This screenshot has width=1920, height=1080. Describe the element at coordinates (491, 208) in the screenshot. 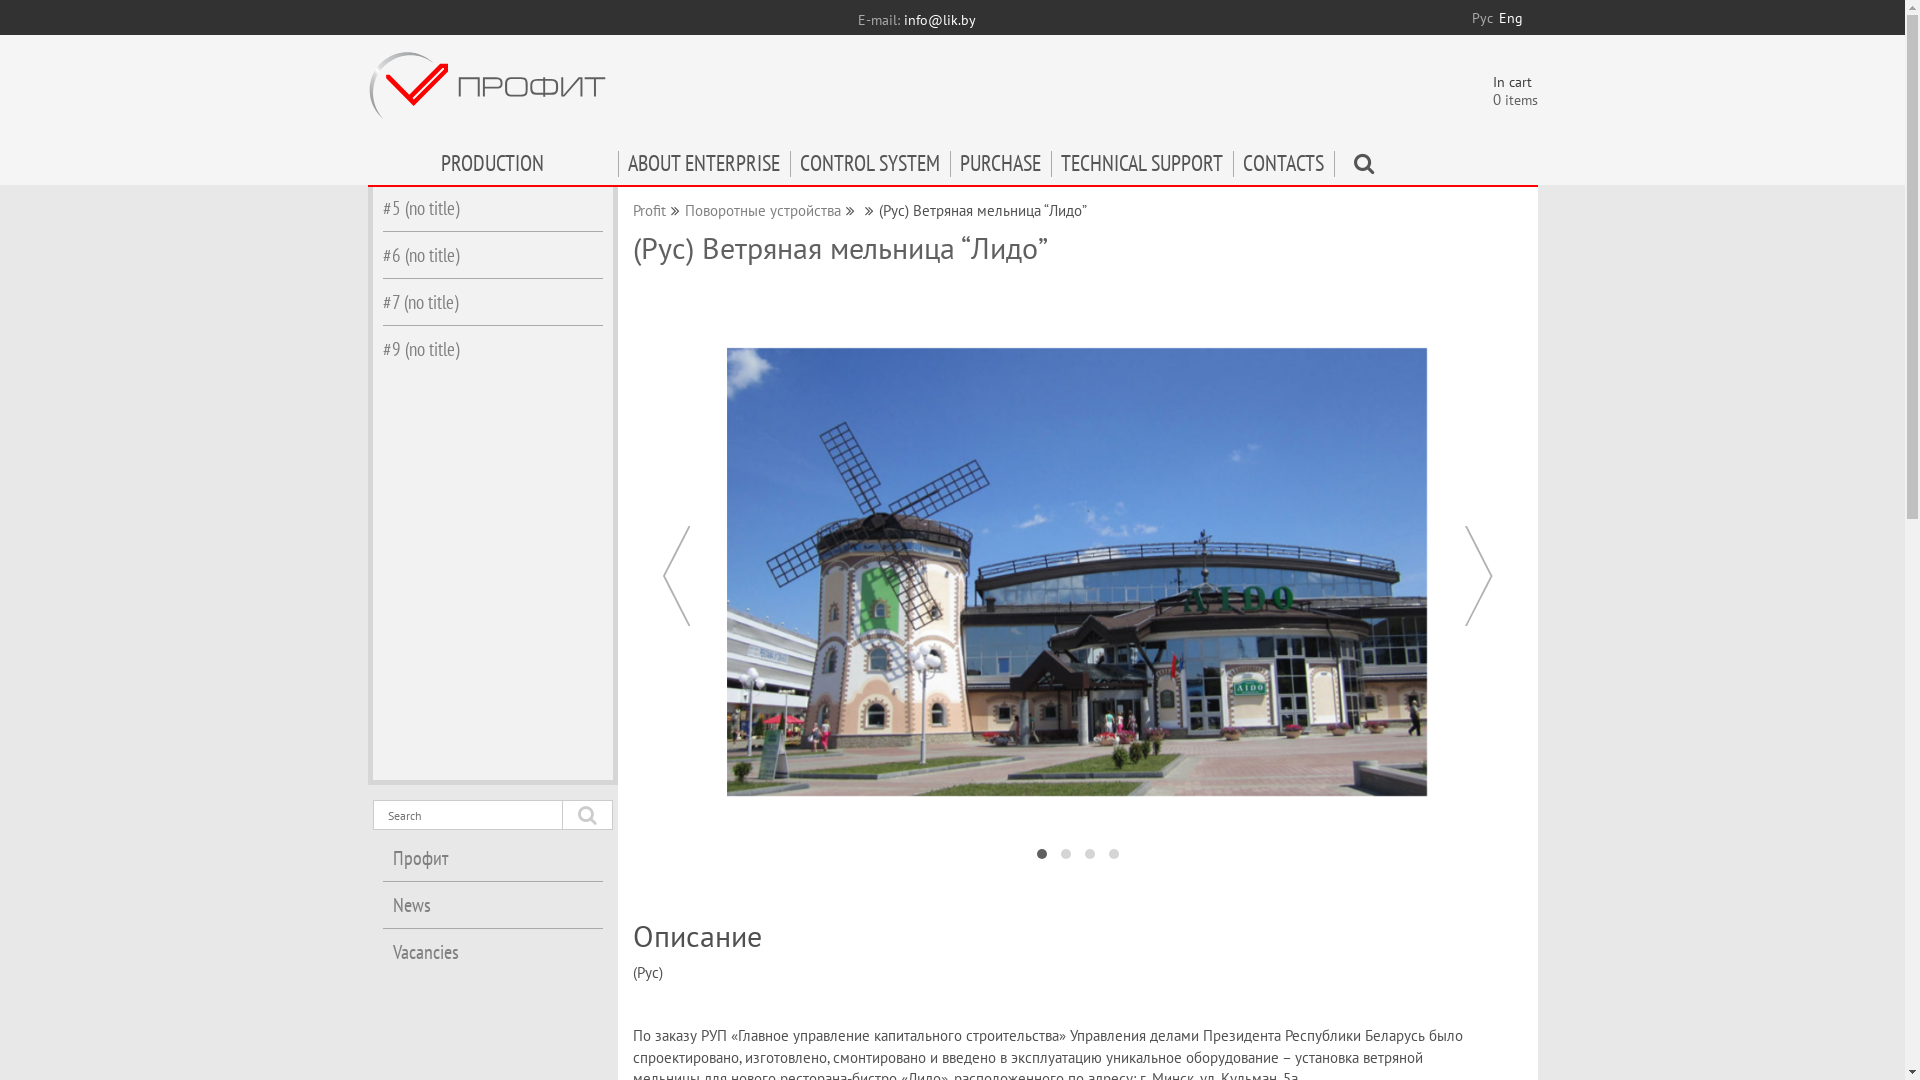

I see `'#5 (no title)'` at that location.